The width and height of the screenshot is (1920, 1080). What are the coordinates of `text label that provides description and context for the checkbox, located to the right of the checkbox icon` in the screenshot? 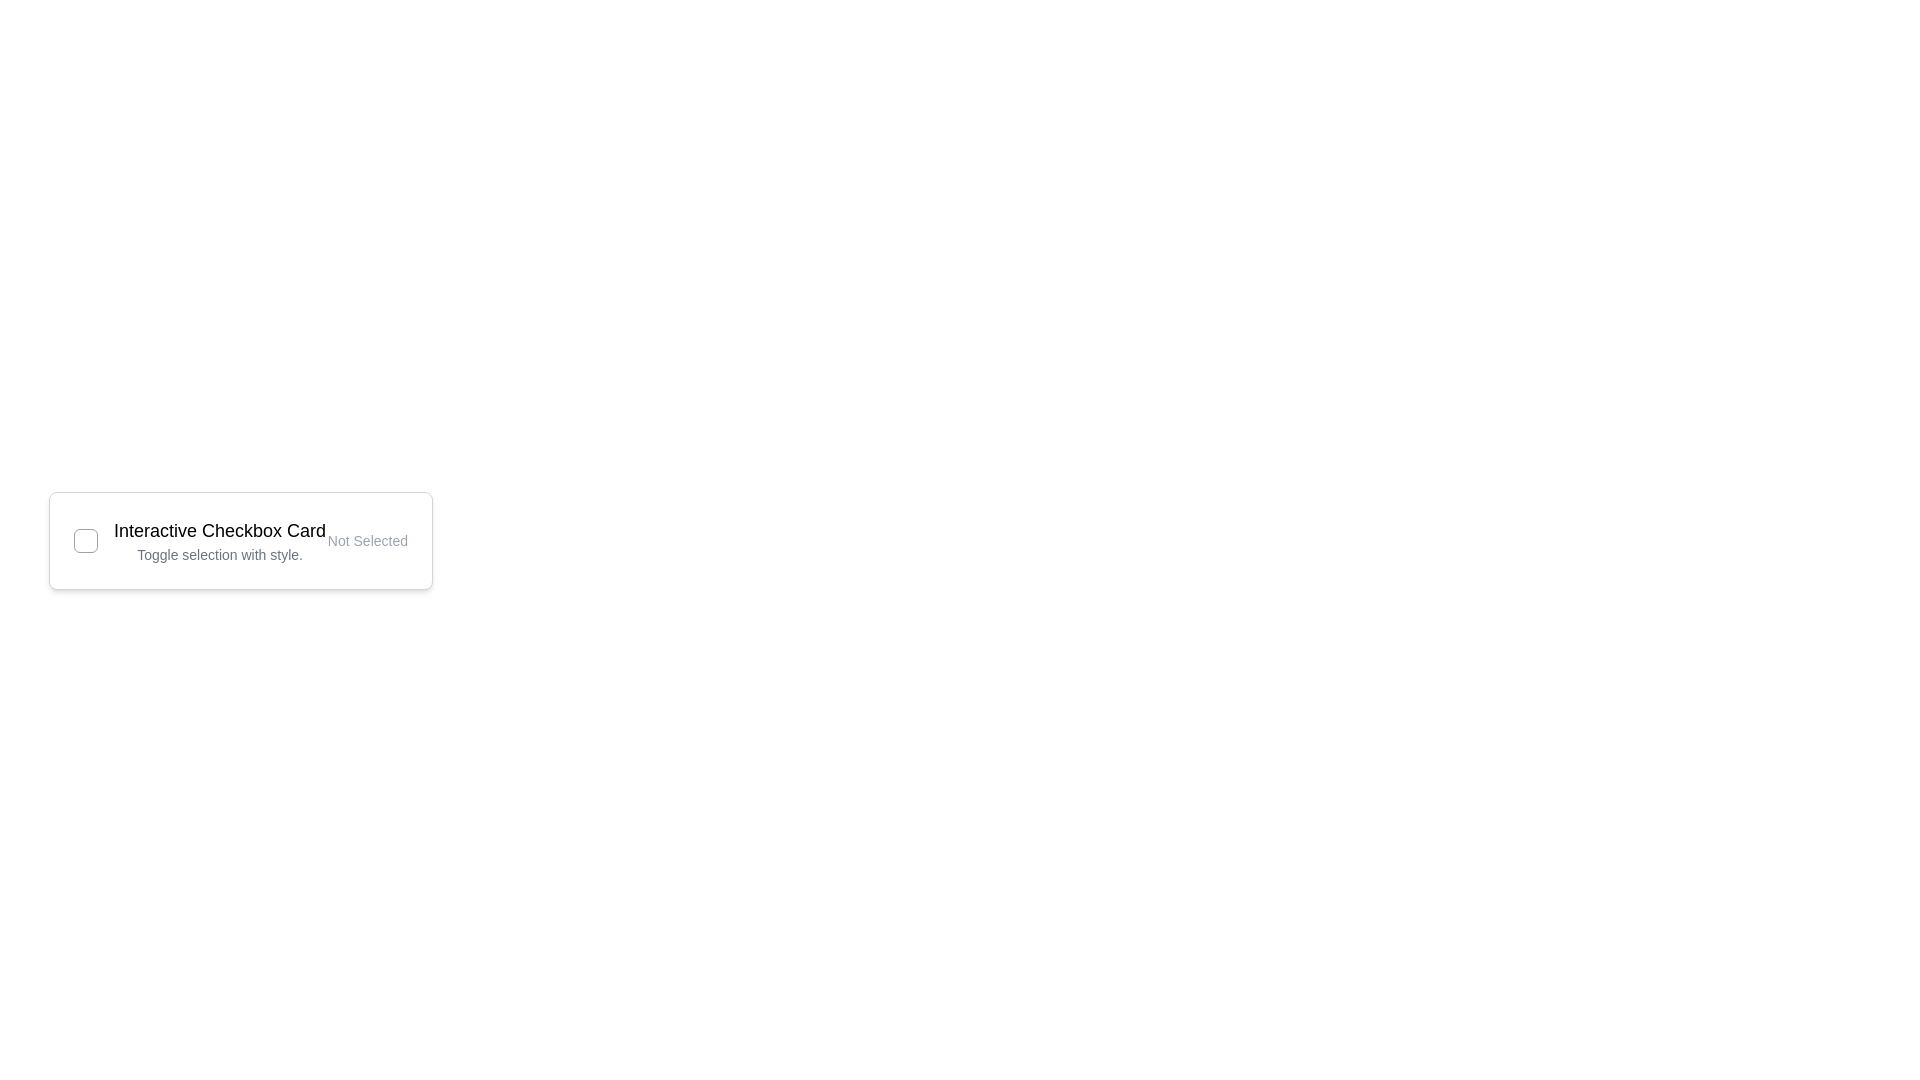 It's located at (220, 540).